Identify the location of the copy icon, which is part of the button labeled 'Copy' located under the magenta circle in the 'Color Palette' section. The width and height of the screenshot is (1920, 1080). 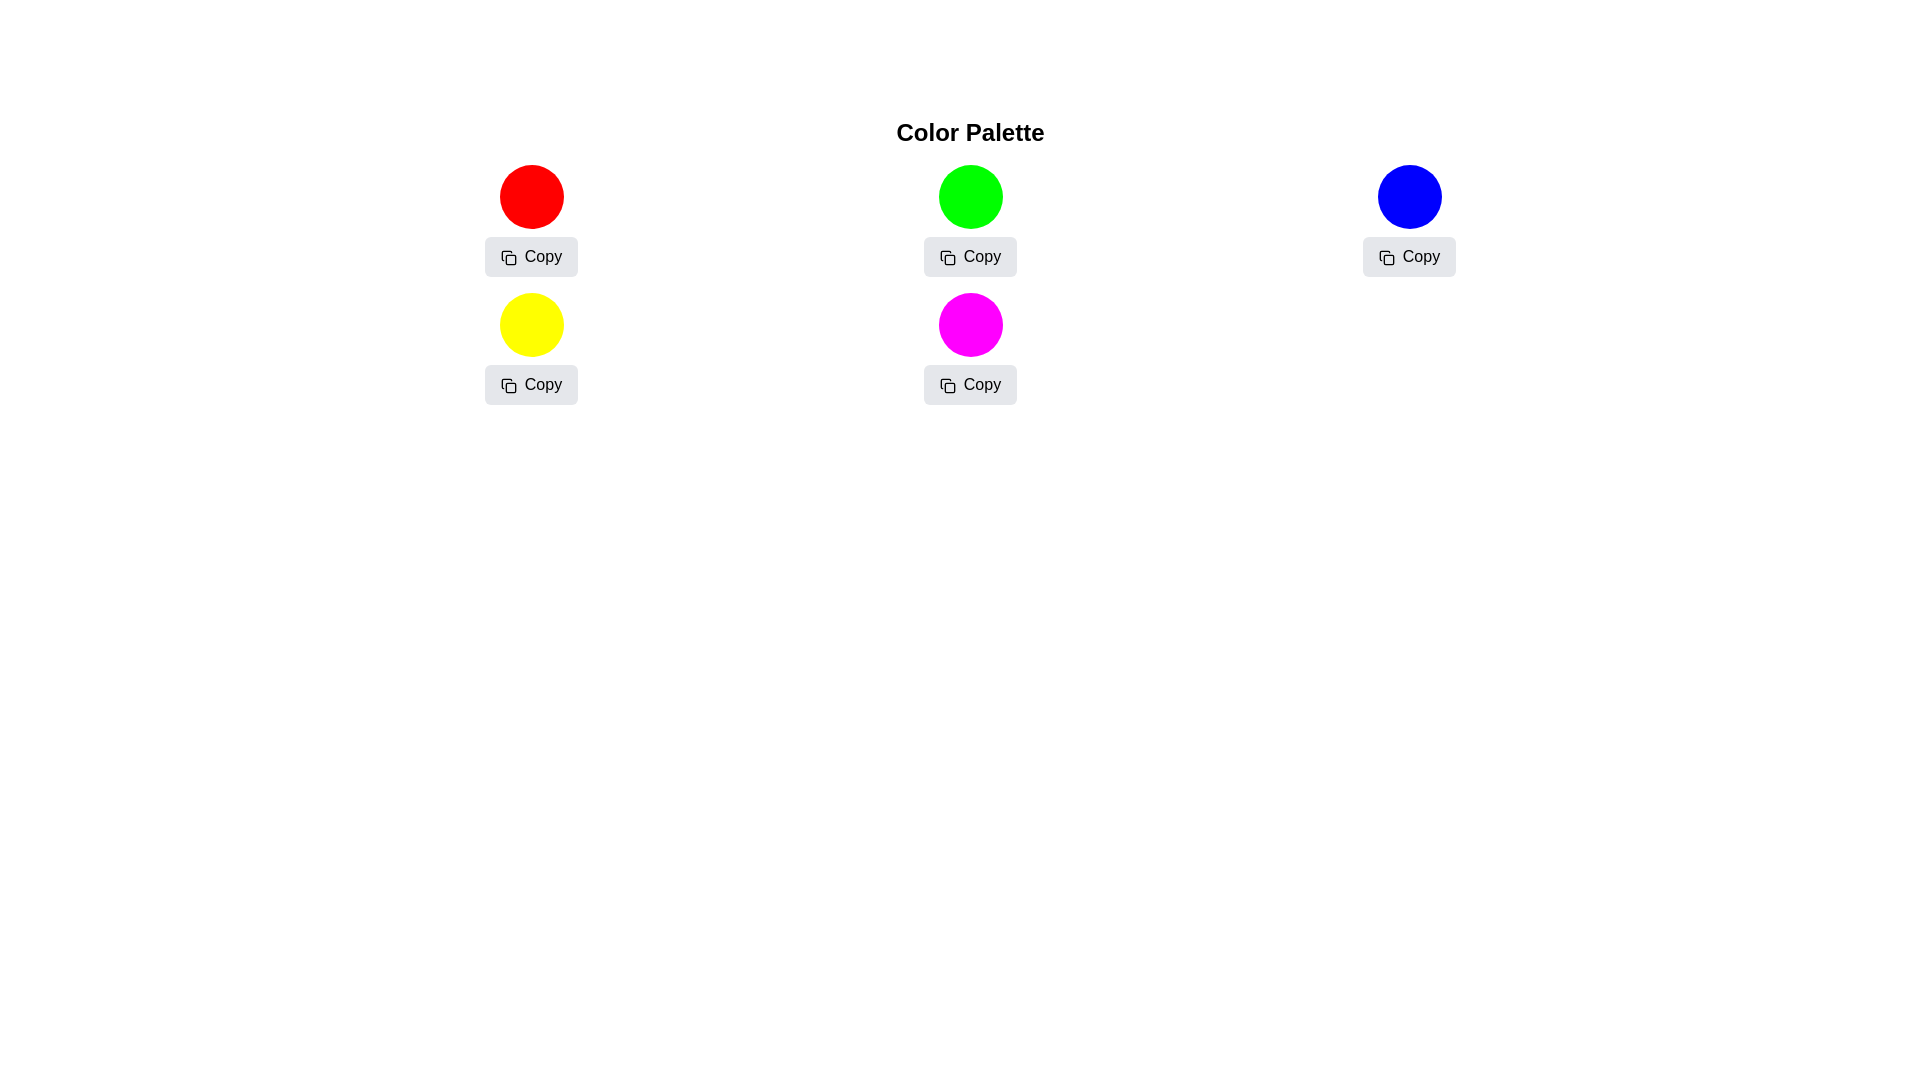
(946, 385).